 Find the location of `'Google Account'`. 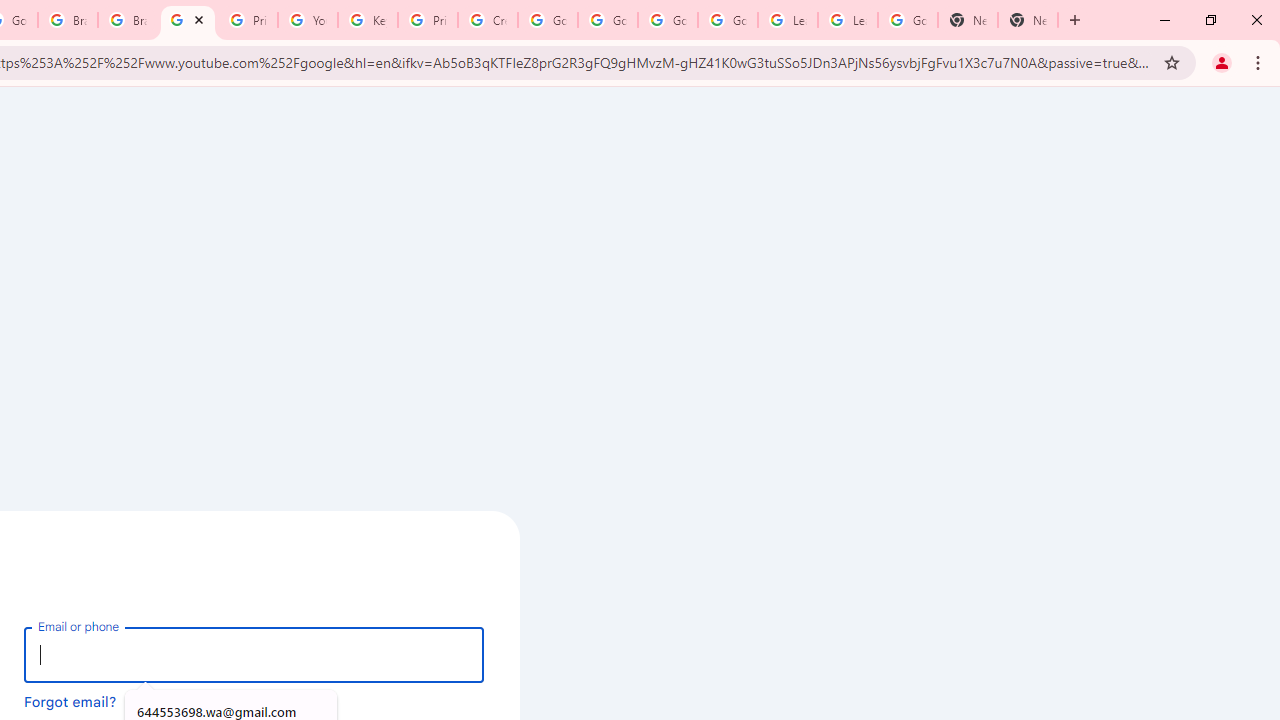

'Google Account' is located at coordinates (907, 20).